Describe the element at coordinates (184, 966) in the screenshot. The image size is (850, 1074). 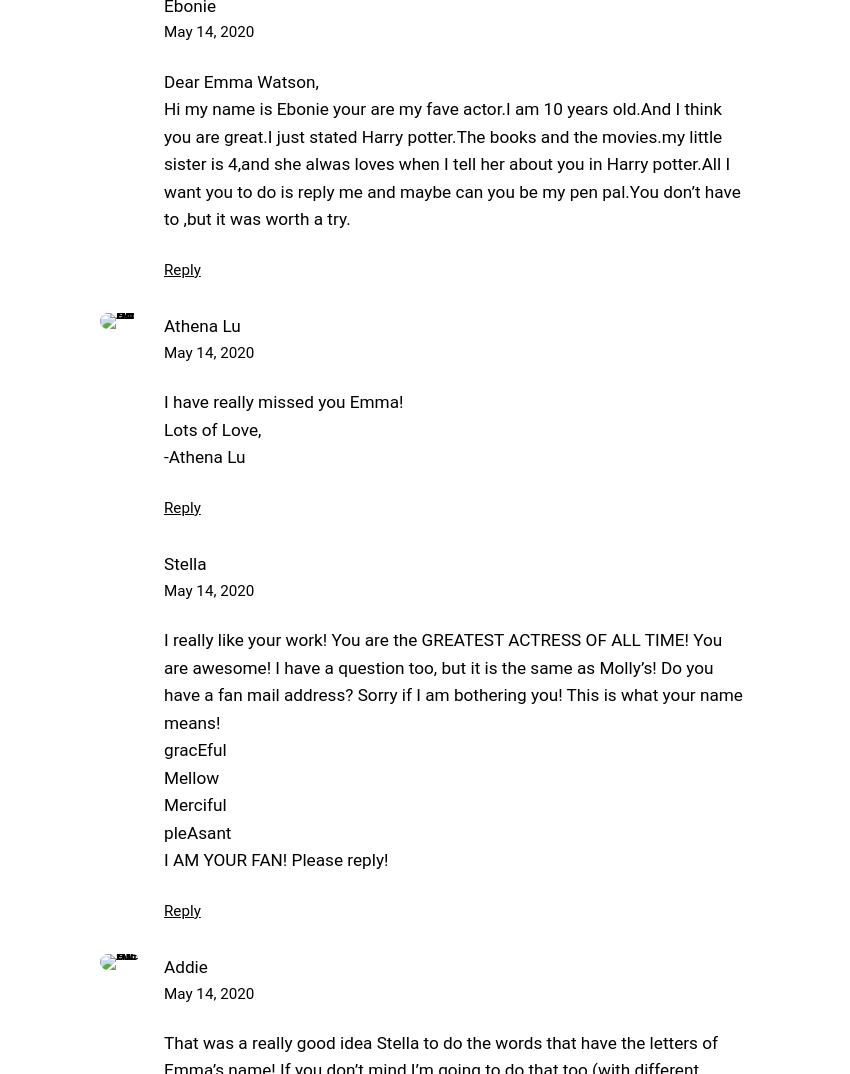
I see `'Addie'` at that location.